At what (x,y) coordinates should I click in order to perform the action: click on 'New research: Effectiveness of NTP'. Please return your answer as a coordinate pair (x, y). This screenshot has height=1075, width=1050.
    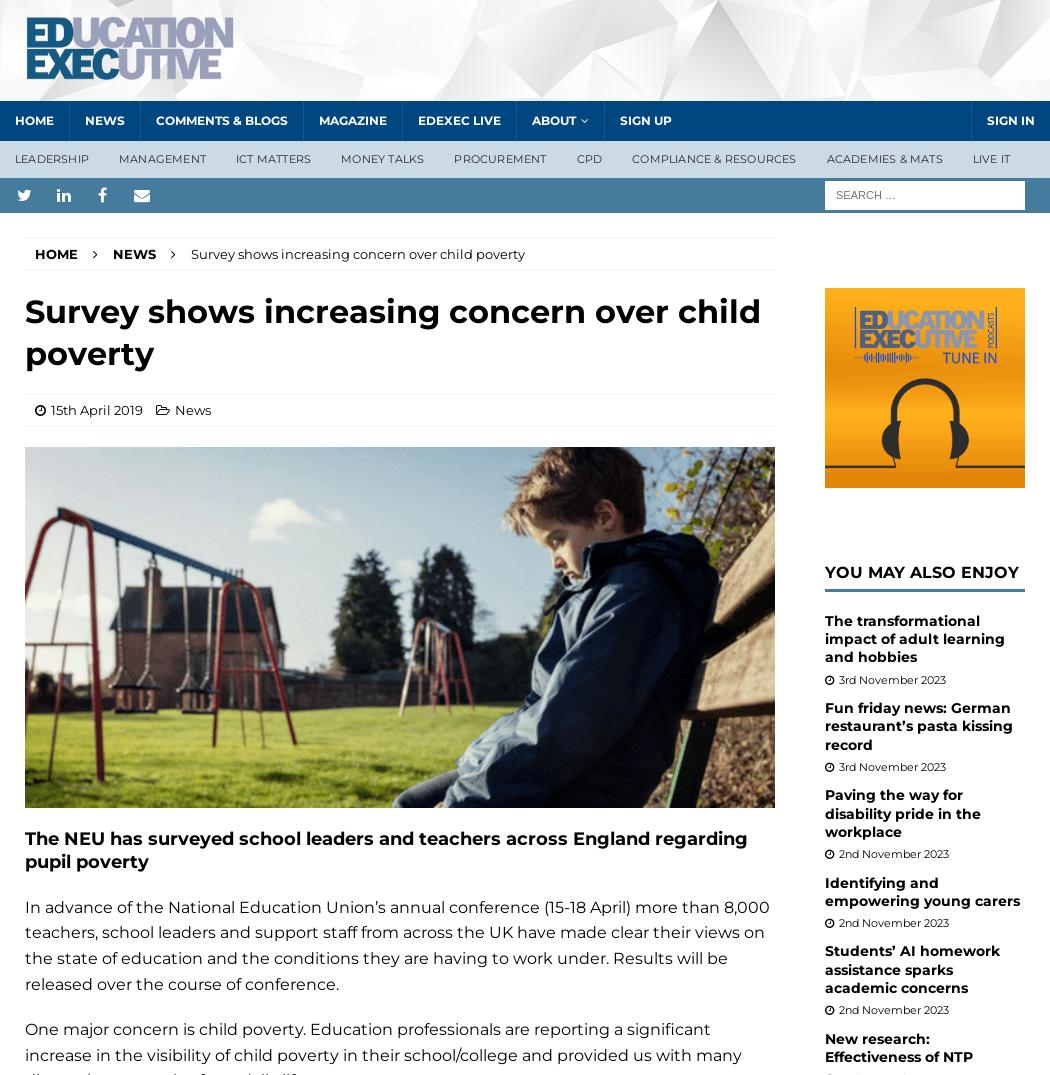
    Looking at the image, I should click on (823, 1047).